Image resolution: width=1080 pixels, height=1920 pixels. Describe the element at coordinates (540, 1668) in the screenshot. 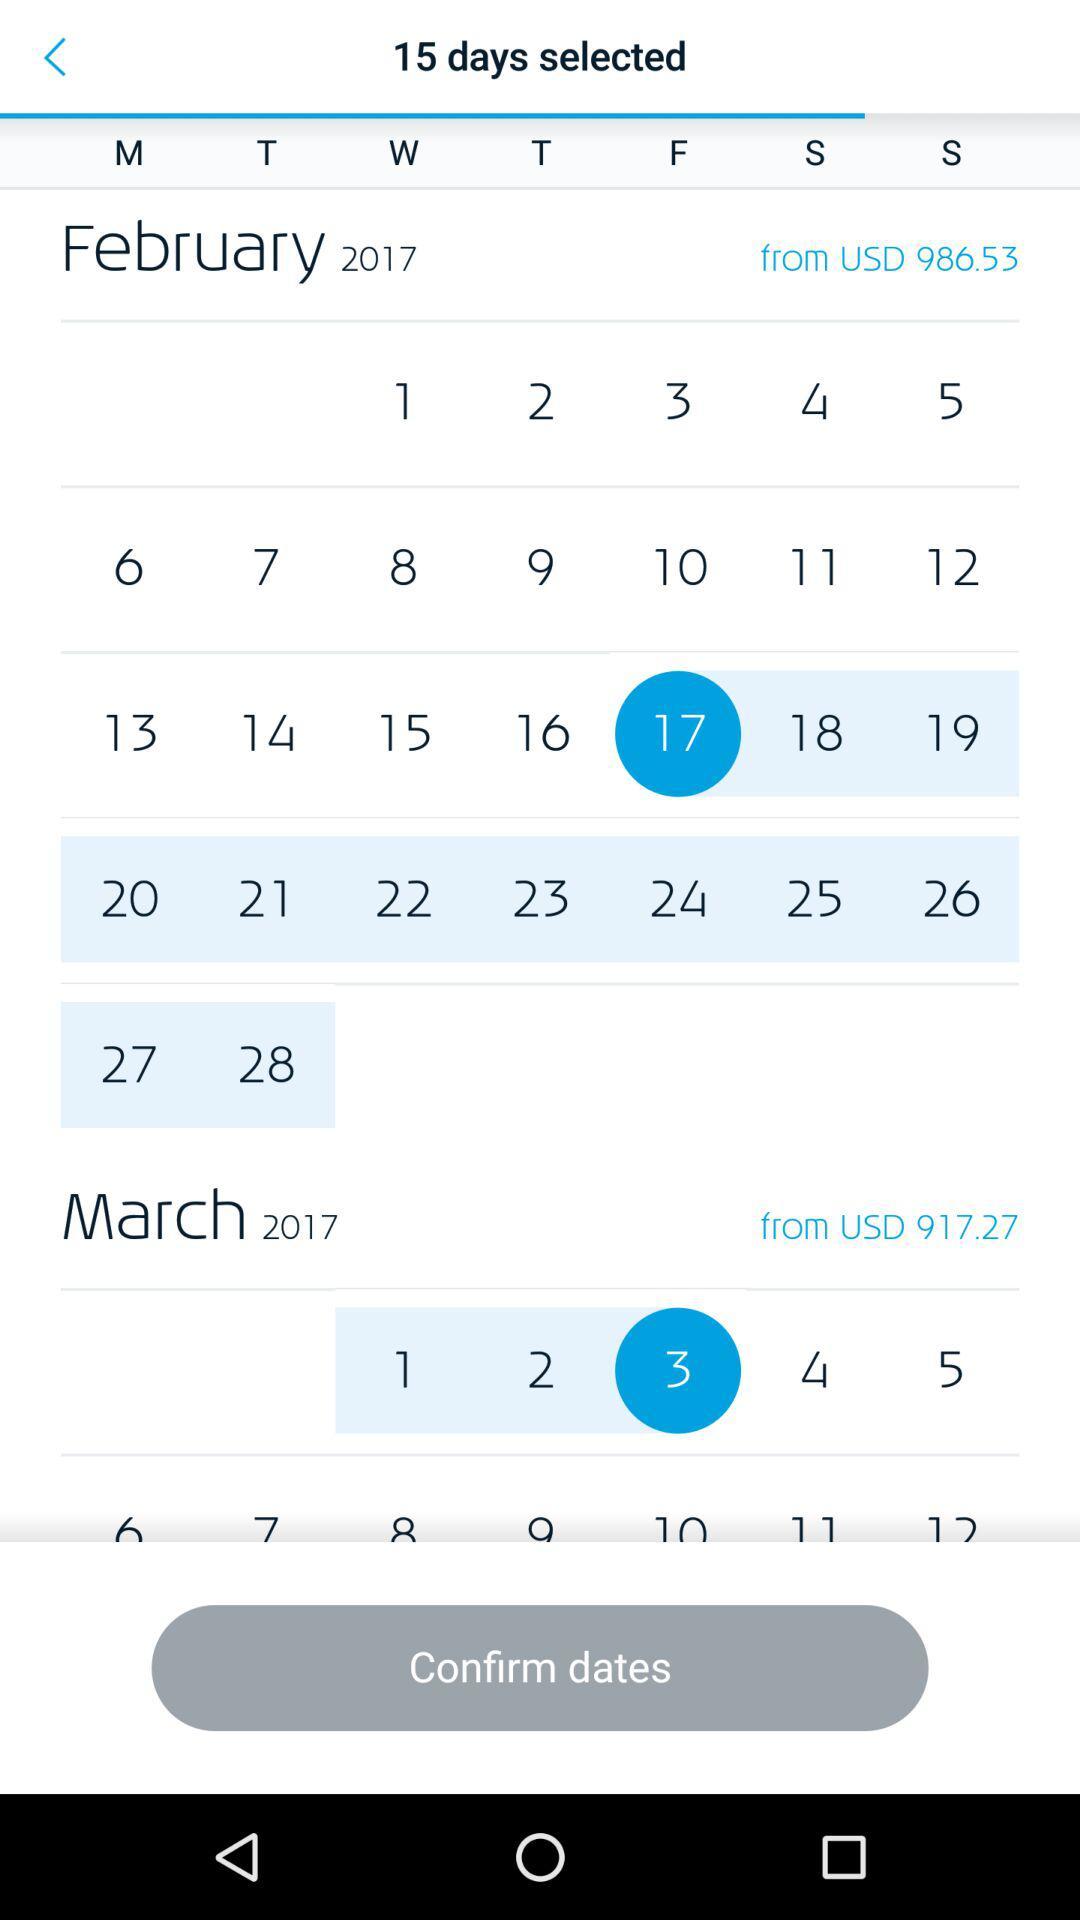

I see `the icon below the 6 item` at that location.